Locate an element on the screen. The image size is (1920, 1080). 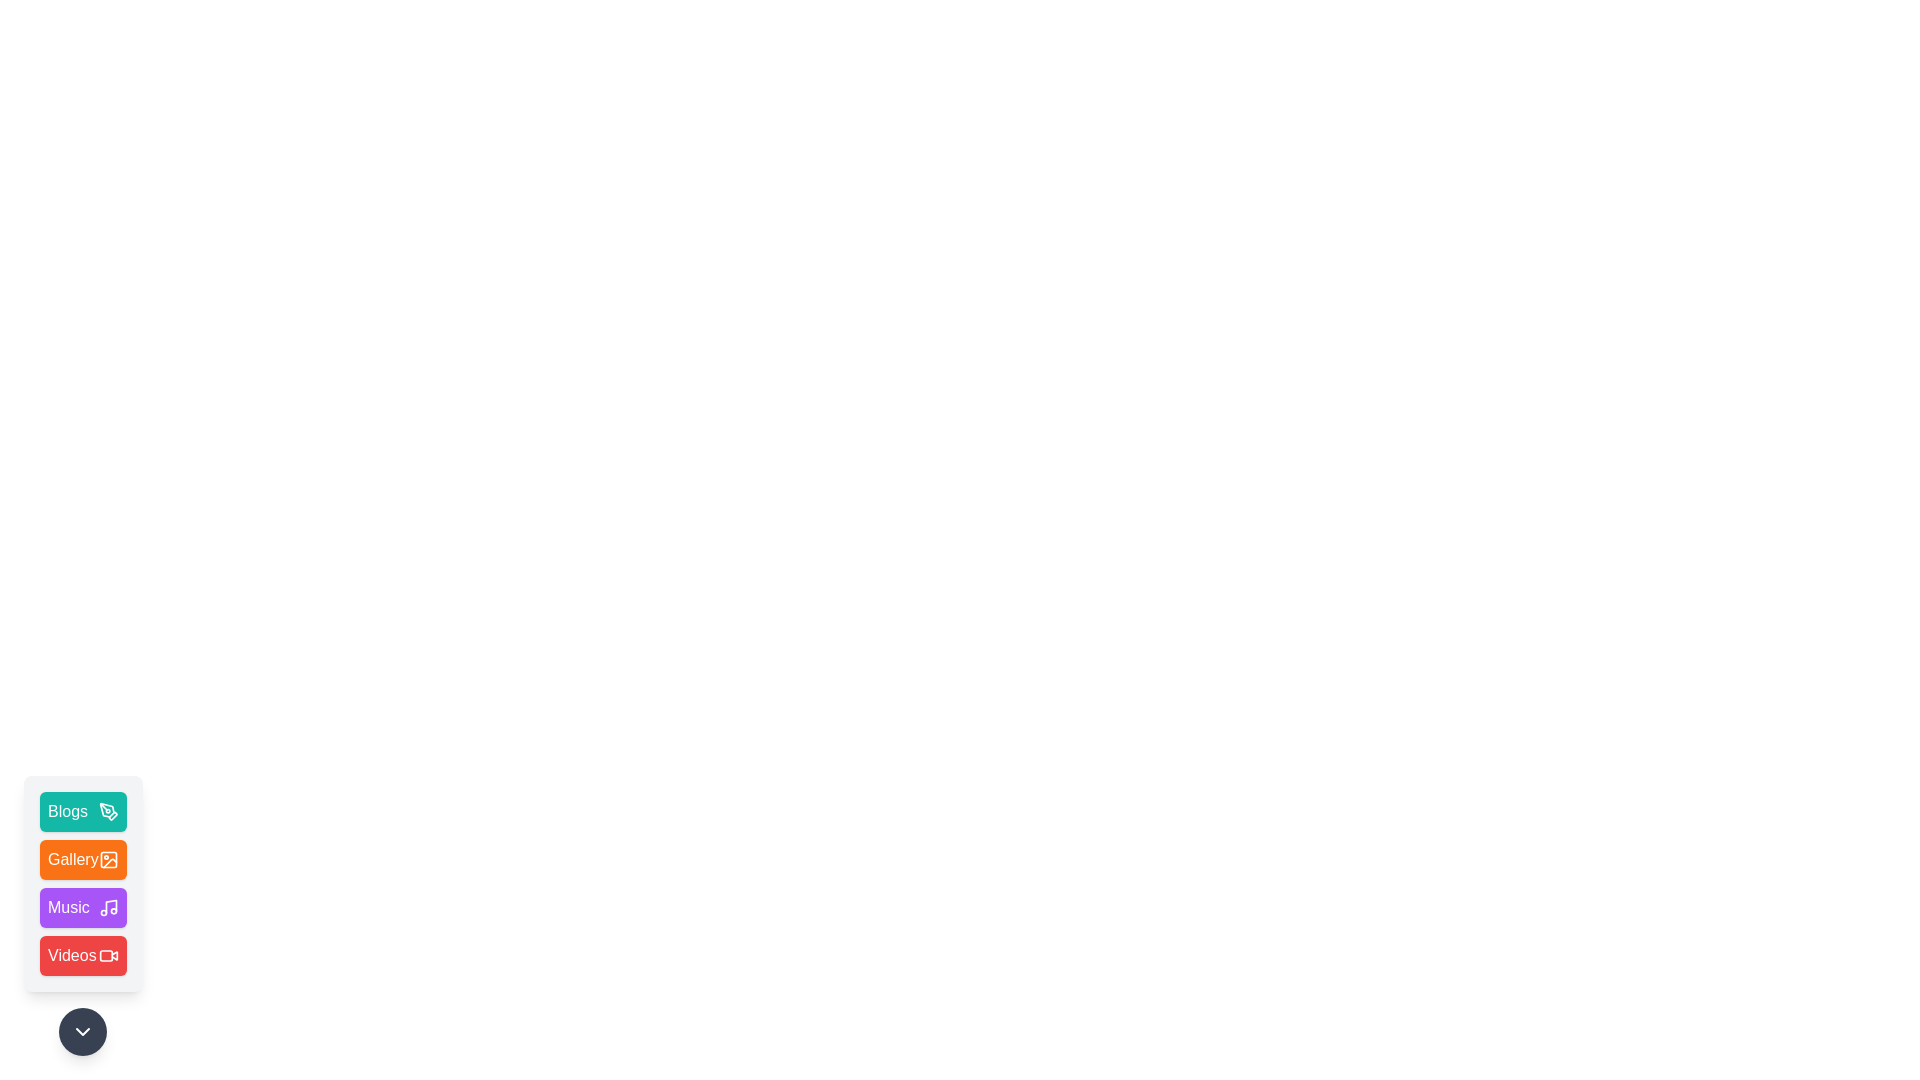
the toggle button to expand or collapse the menu is located at coordinates (82, 1032).